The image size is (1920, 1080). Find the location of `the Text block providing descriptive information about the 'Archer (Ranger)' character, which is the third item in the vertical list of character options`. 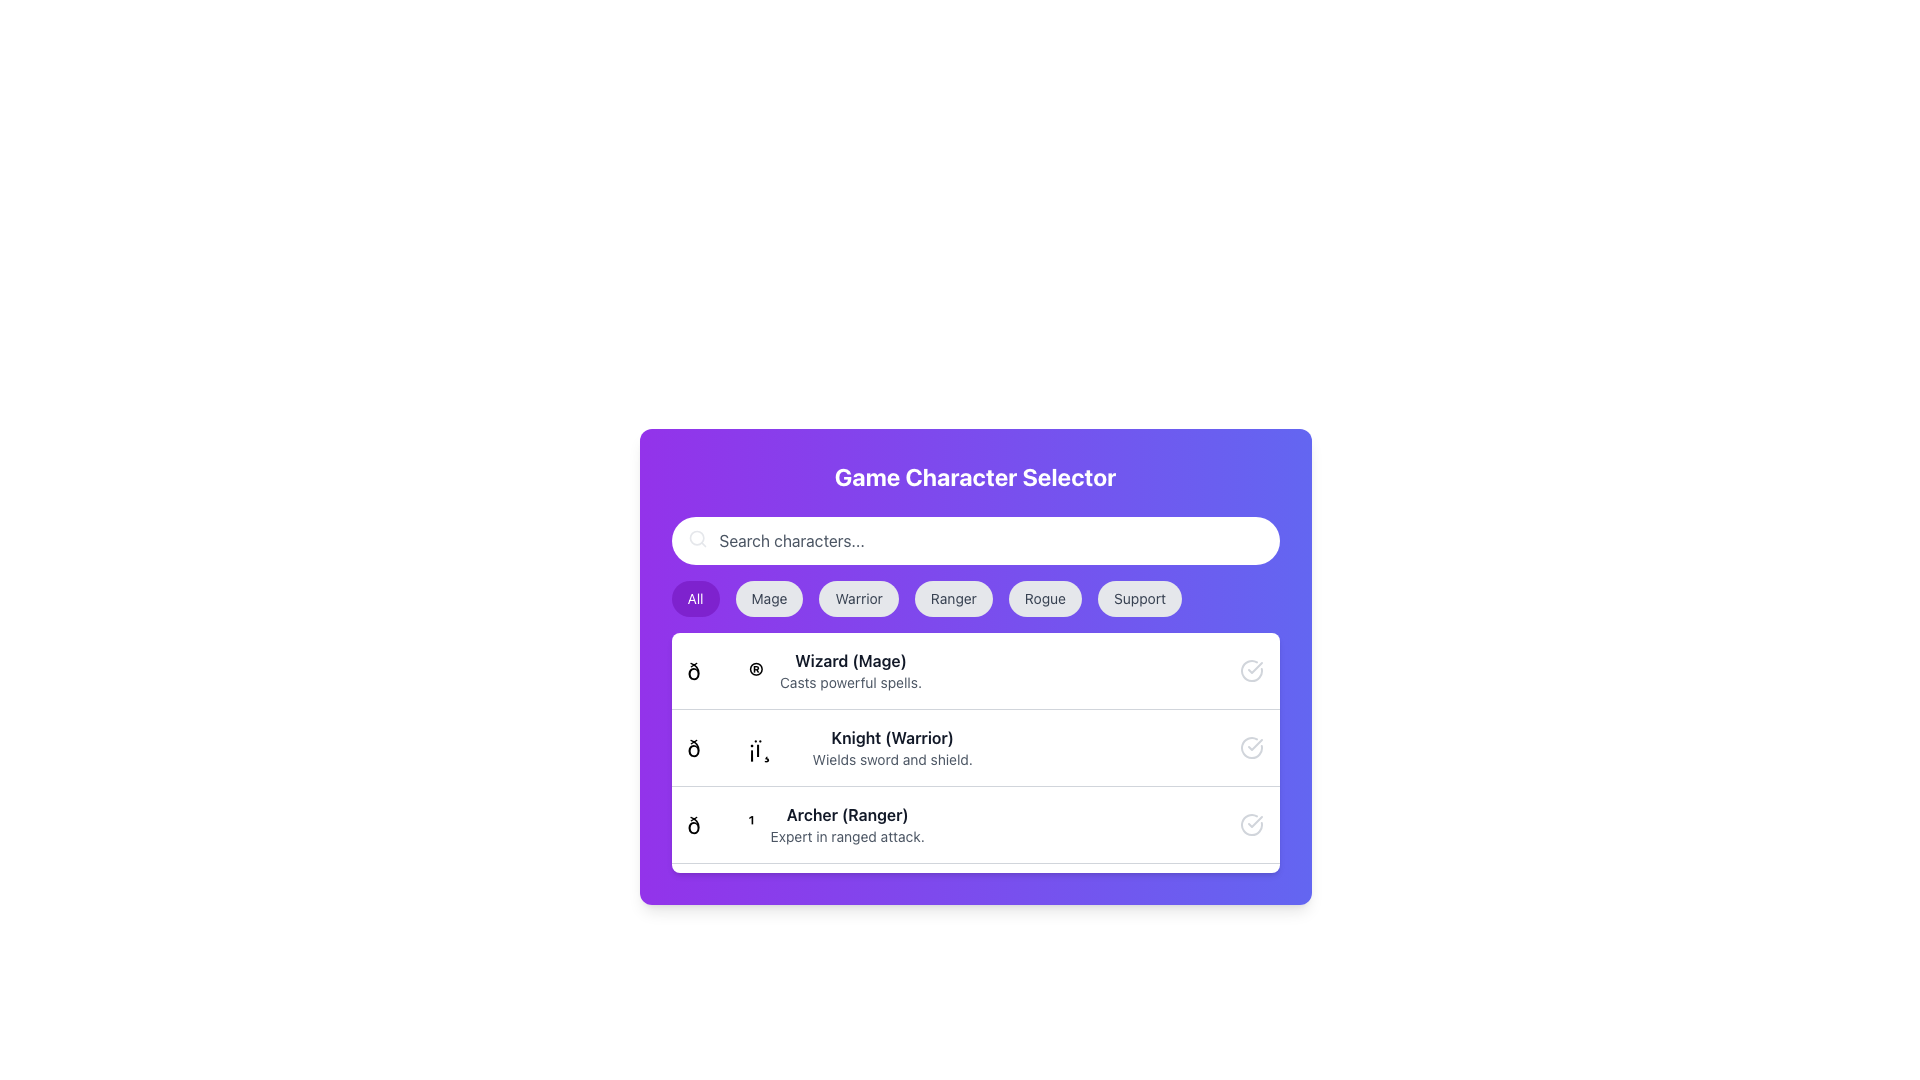

the Text block providing descriptive information about the 'Archer (Ranger)' character, which is the third item in the vertical list of character options is located at coordinates (847, 825).